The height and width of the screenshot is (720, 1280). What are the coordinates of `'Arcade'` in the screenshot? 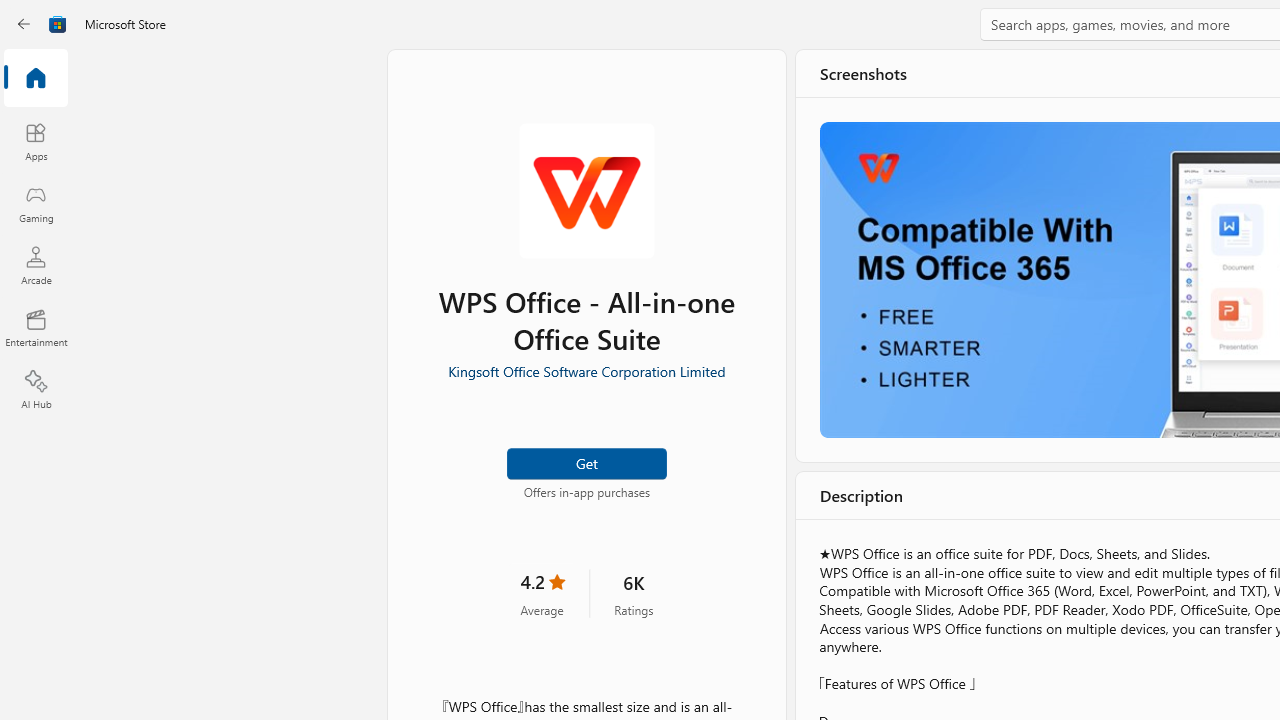 It's located at (35, 264).